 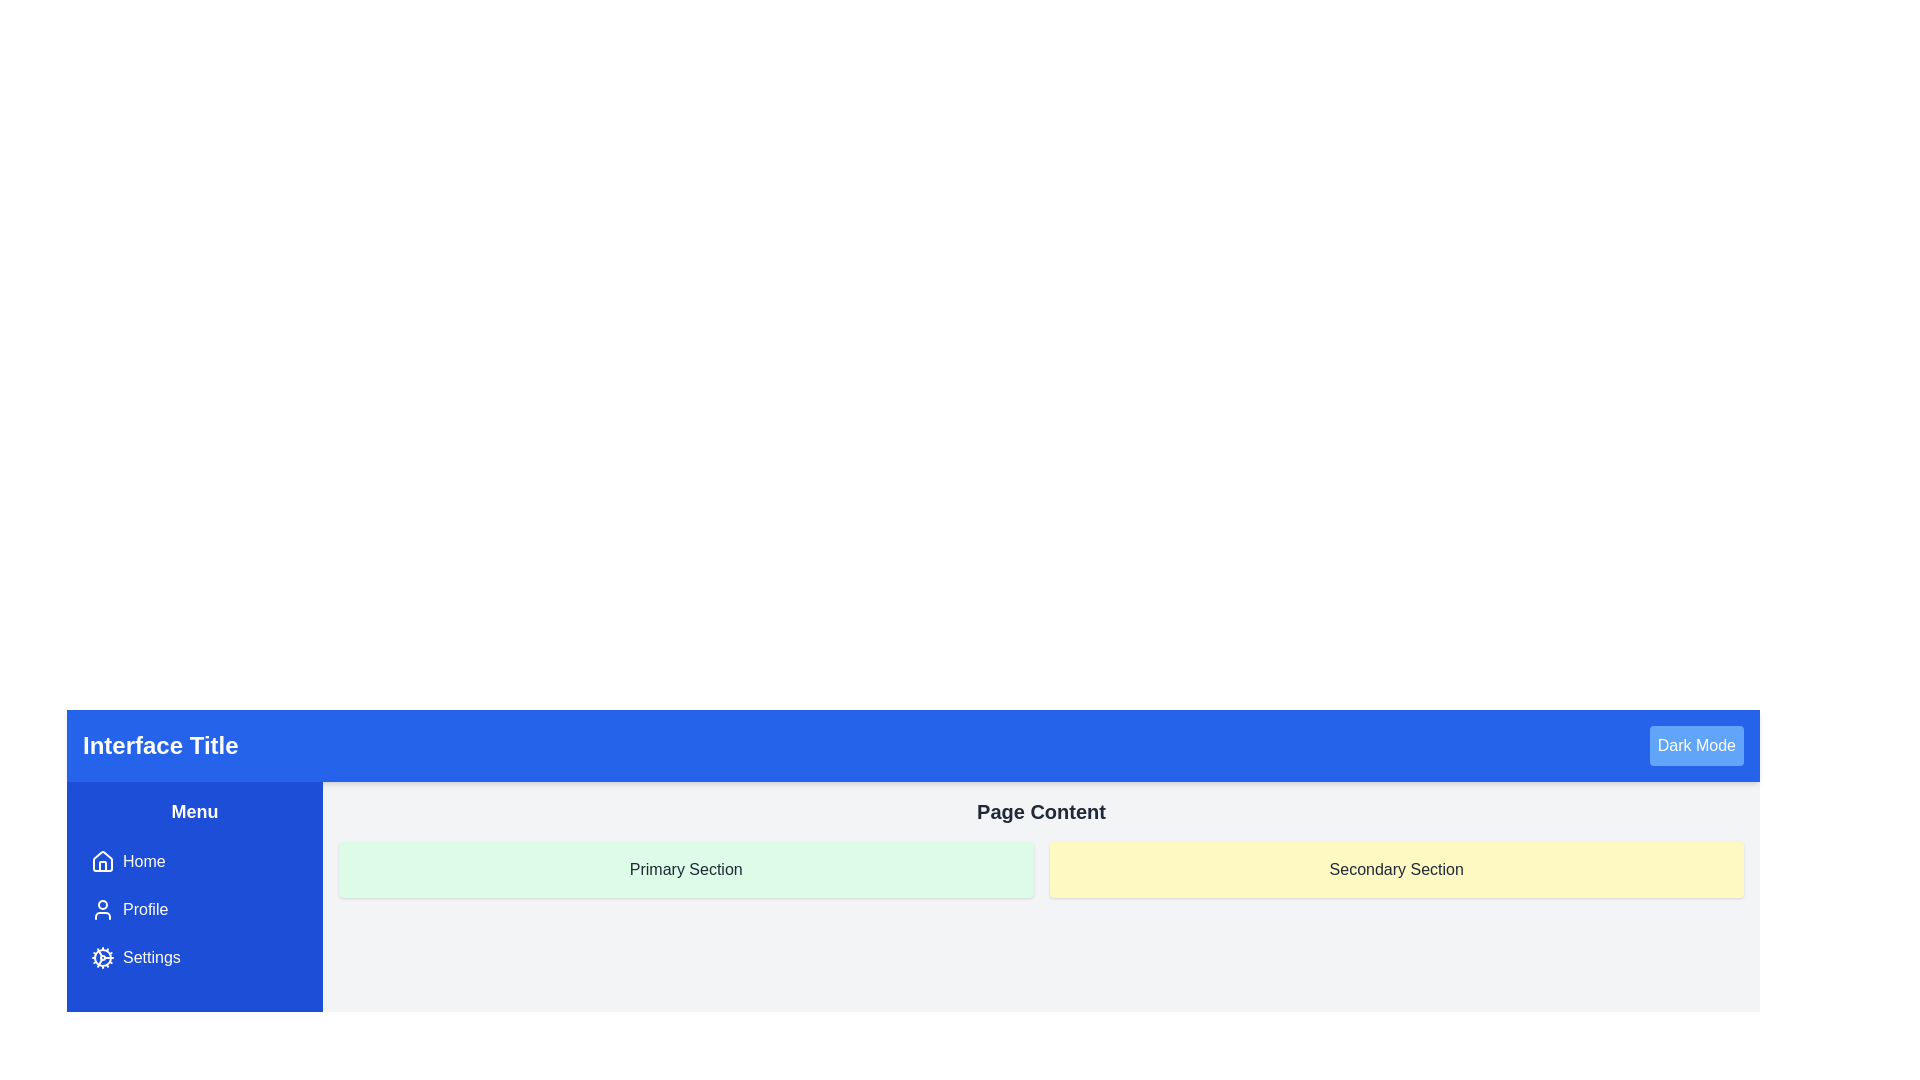 I want to click on the user silhouette icon located in the 'Profile' button of the vertical navigation menu on the left side of the interface, so click(x=101, y=910).